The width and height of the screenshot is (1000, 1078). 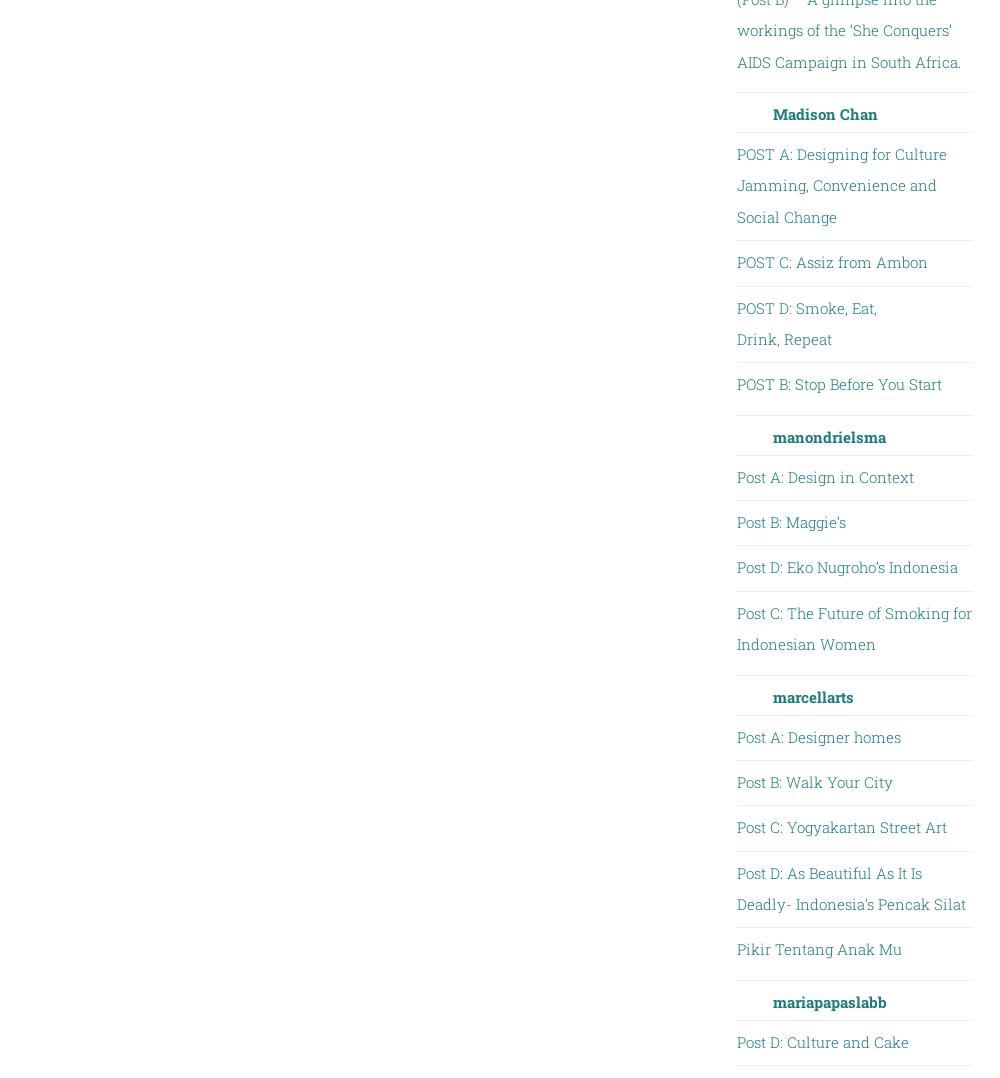 What do you see at coordinates (823, 113) in the screenshot?
I see `'Madison Chan'` at bounding box center [823, 113].